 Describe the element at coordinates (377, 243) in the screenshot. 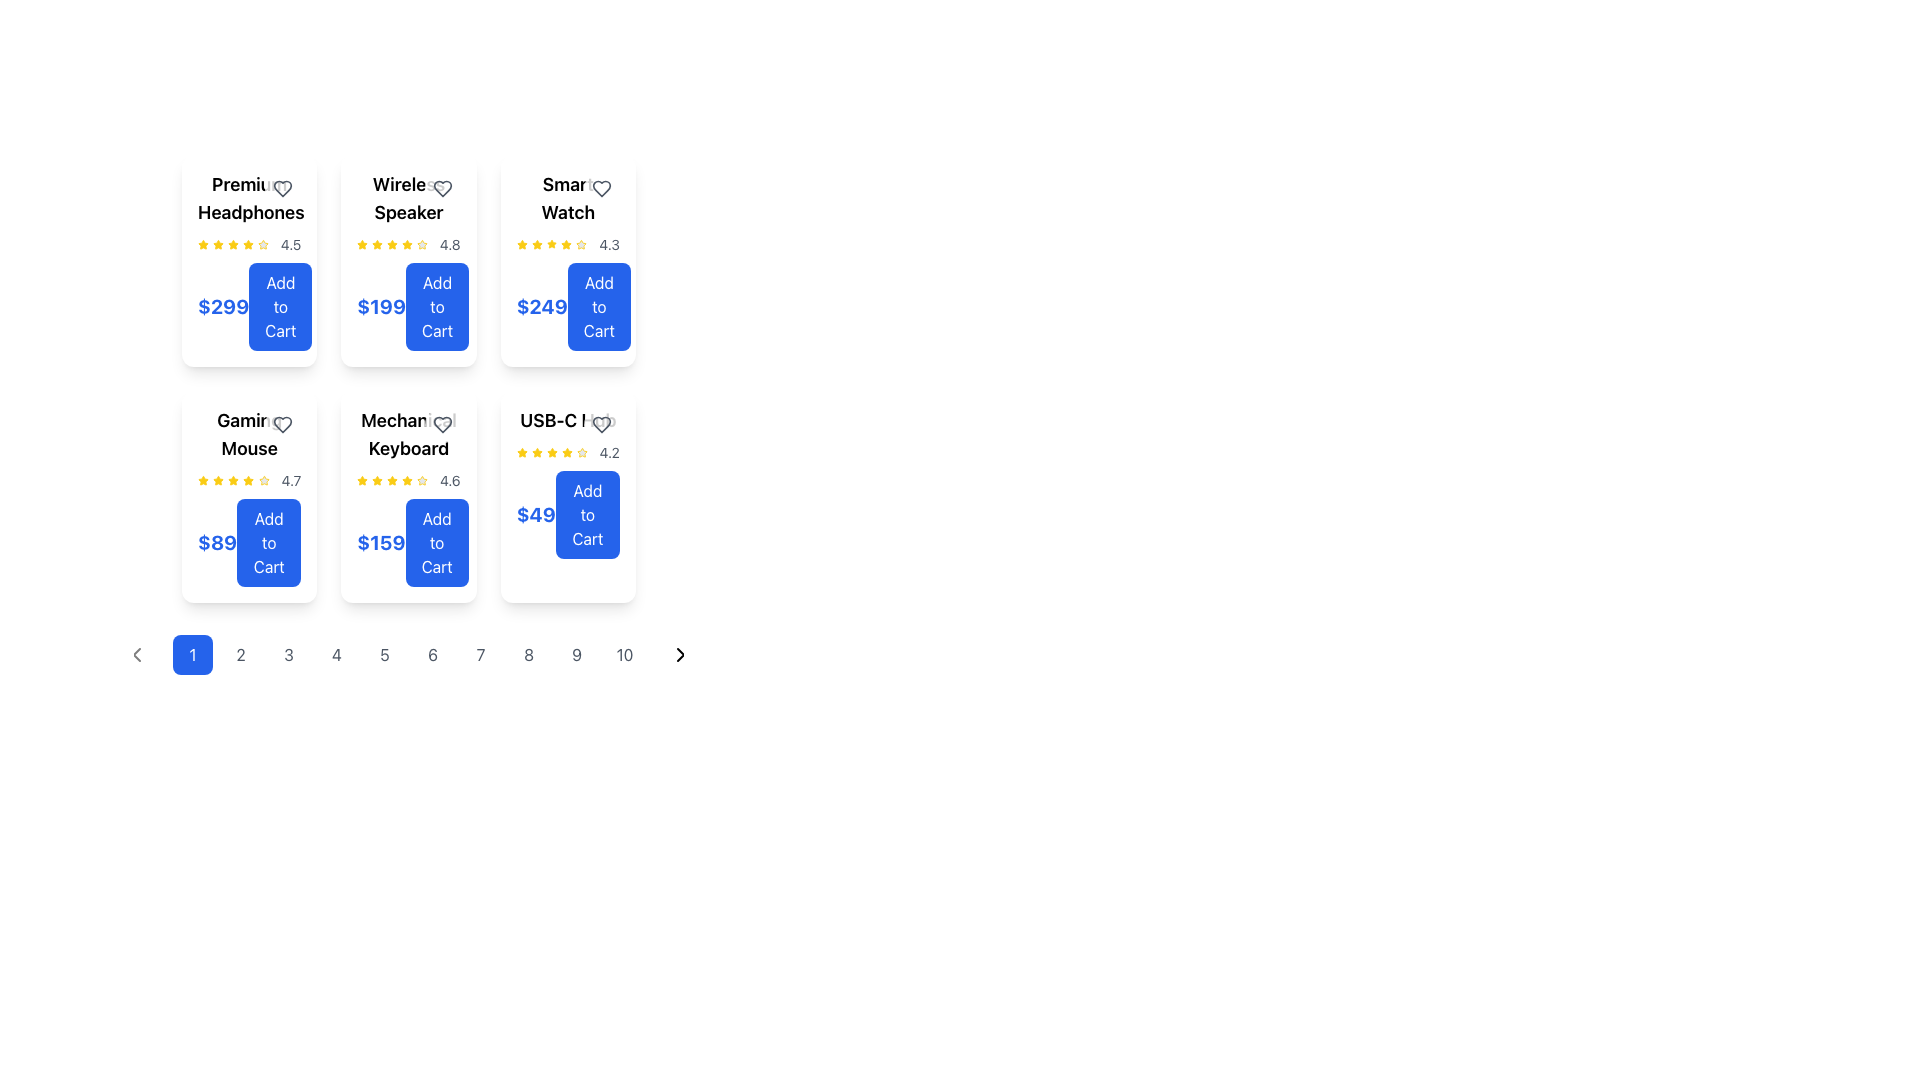

I see `the second star-shaped icon with a yellow fill in the rating system for the product labeled 'Wireless Speaker'` at that location.